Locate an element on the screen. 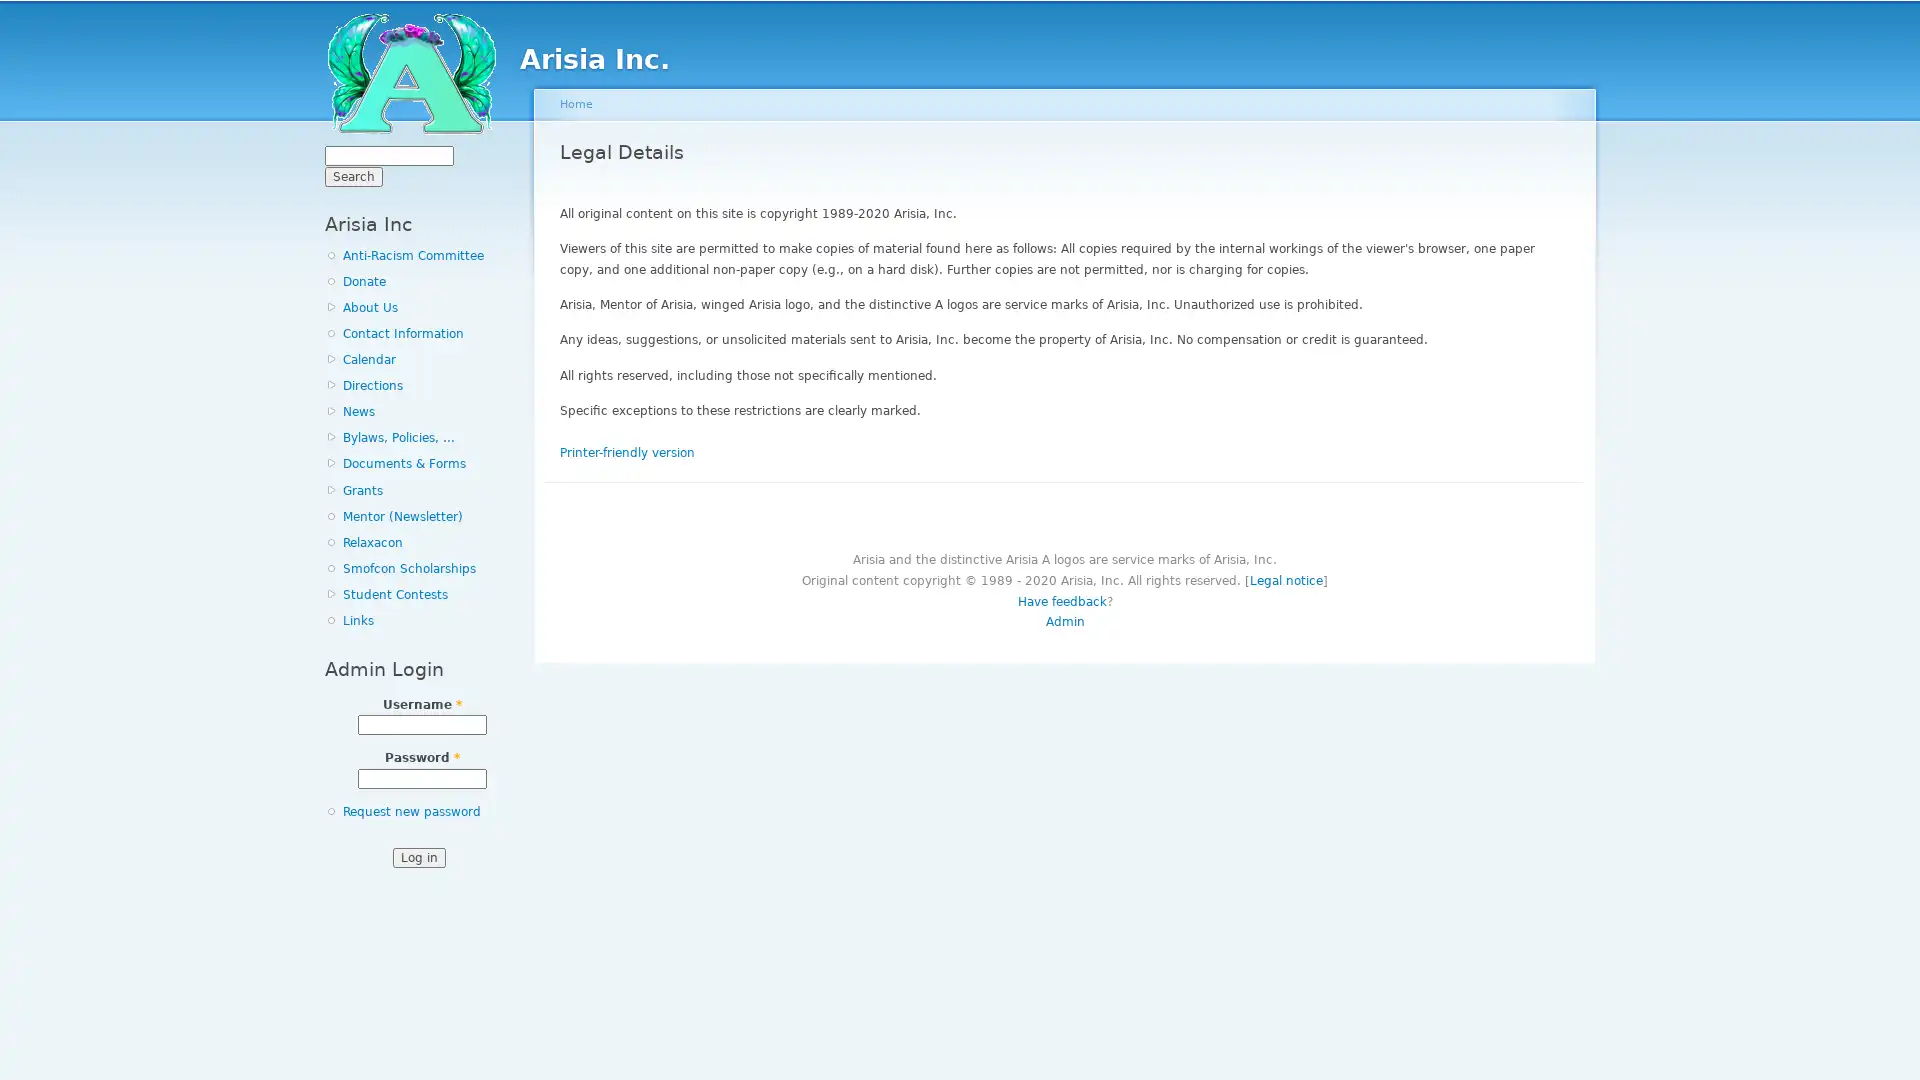 This screenshot has height=1080, width=1920. Log in is located at coordinates (417, 855).